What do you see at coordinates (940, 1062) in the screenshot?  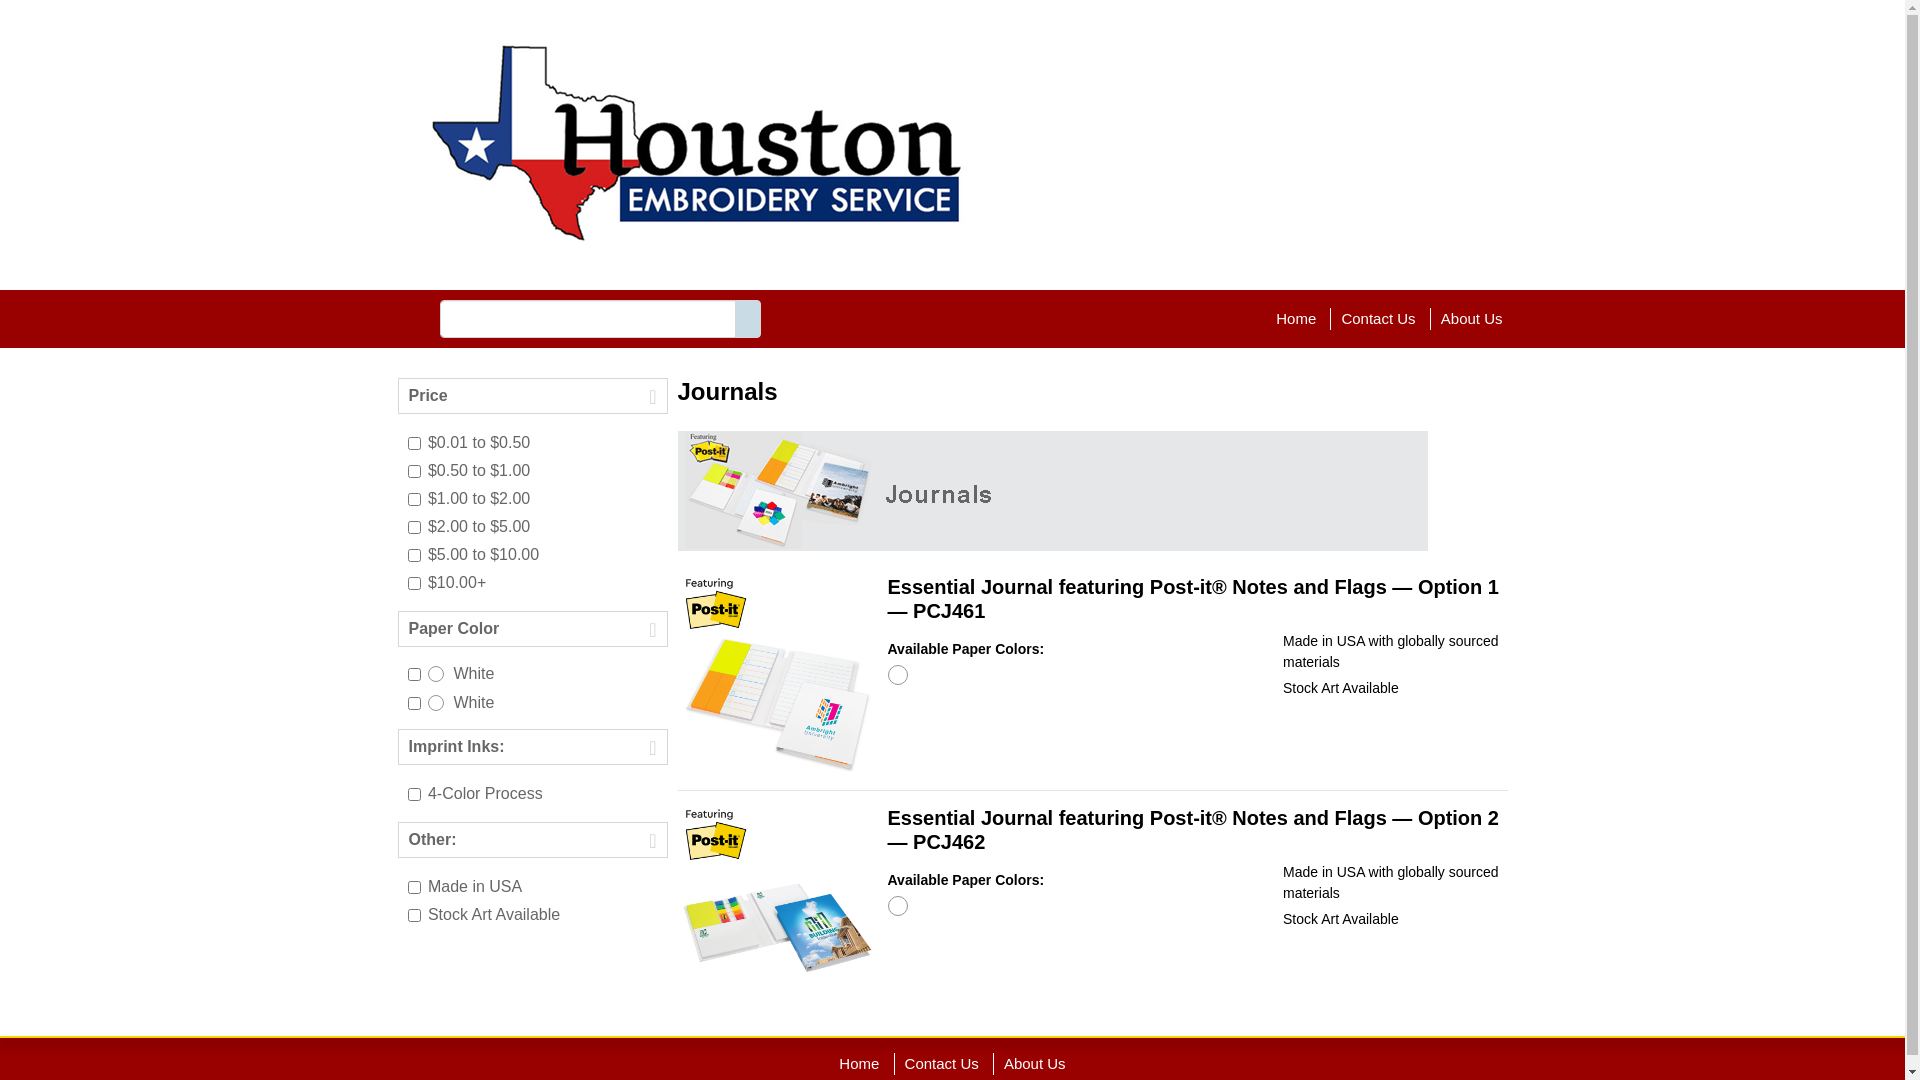 I see `'Contact Us'` at bounding box center [940, 1062].